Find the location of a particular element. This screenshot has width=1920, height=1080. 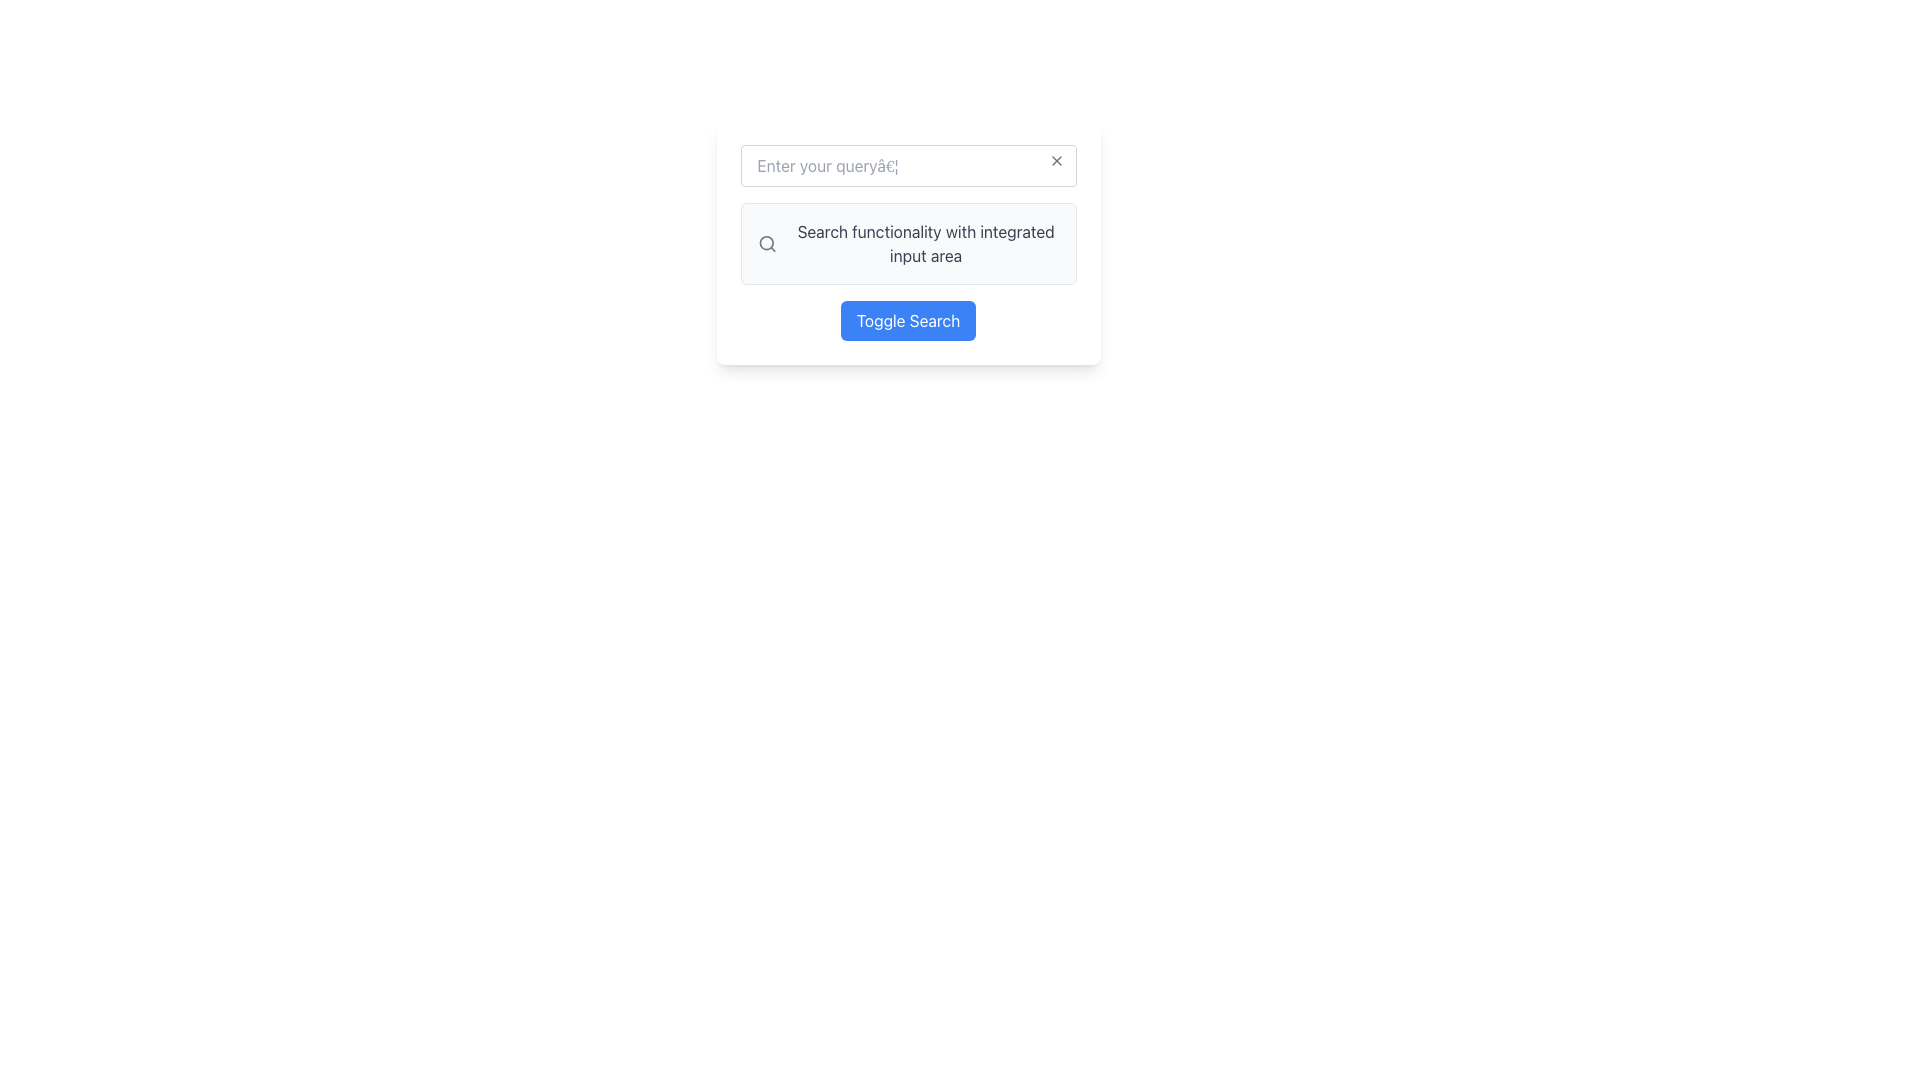

the toggle button located horizontally centered under the search description area is located at coordinates (906, 319).